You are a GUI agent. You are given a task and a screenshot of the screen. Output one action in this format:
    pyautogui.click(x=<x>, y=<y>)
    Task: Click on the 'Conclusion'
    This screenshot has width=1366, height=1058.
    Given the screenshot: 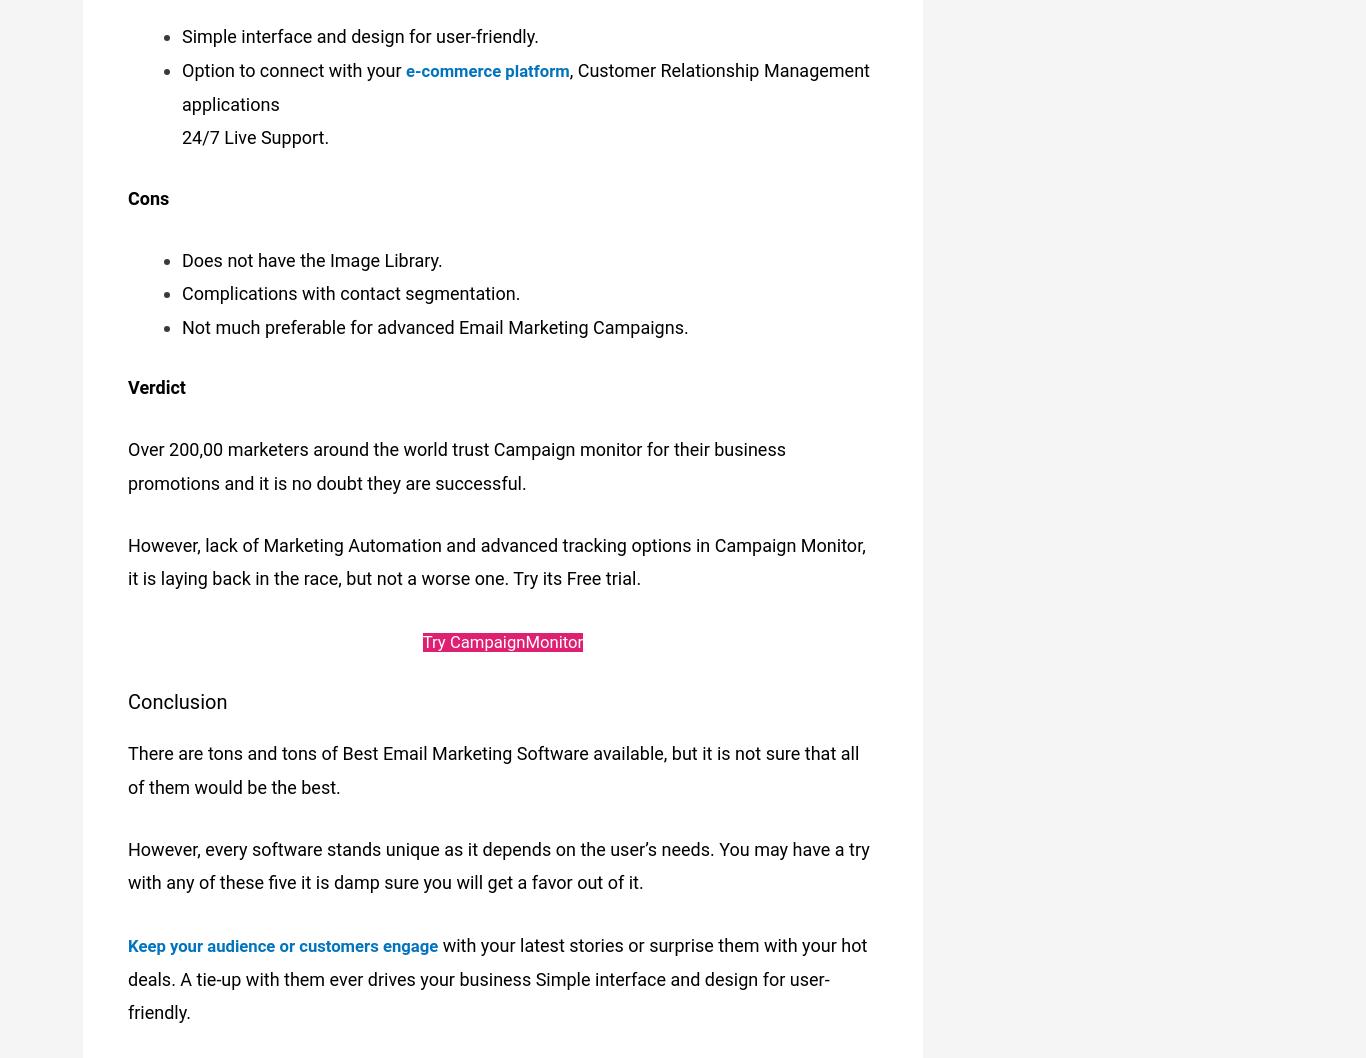 What is the action you would take?
    pyautogui.click(x=176, y=687)
    